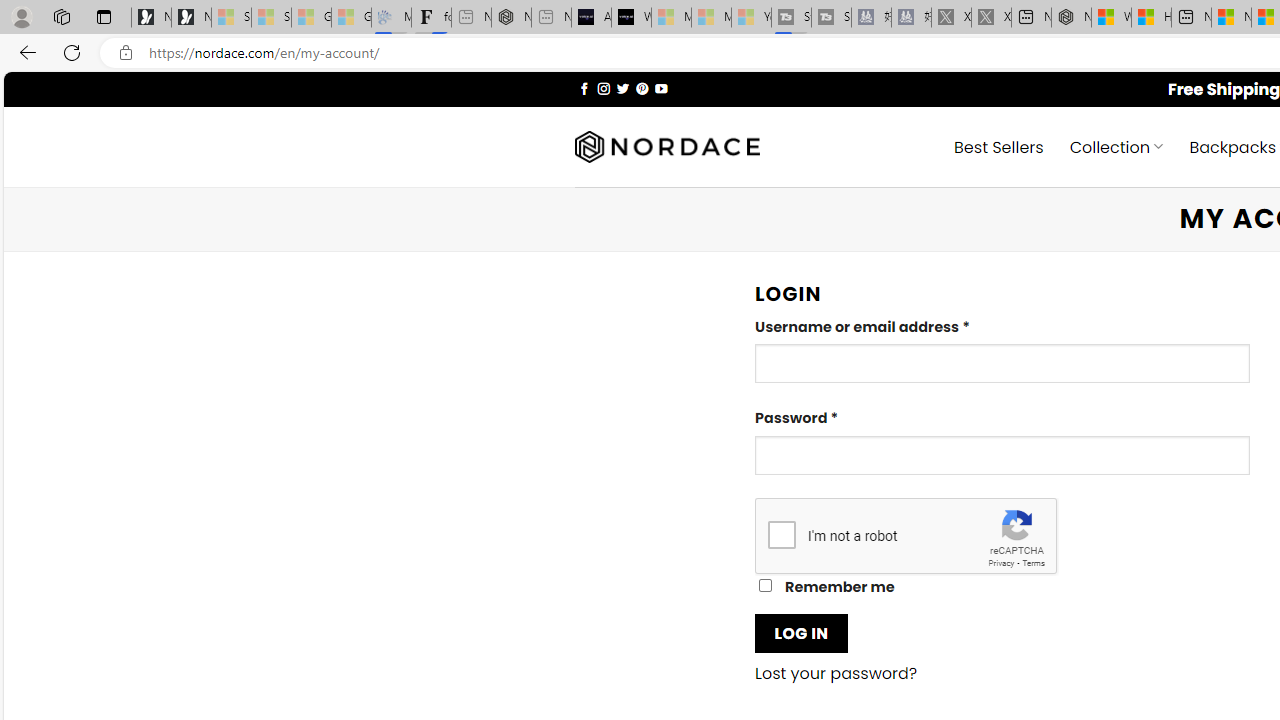 Image resolution: width=1280 pixels, height=720 pixels. Describe the element at coordinates (61, 16) in the screenshot. I see `'Workspaces'` at that location.